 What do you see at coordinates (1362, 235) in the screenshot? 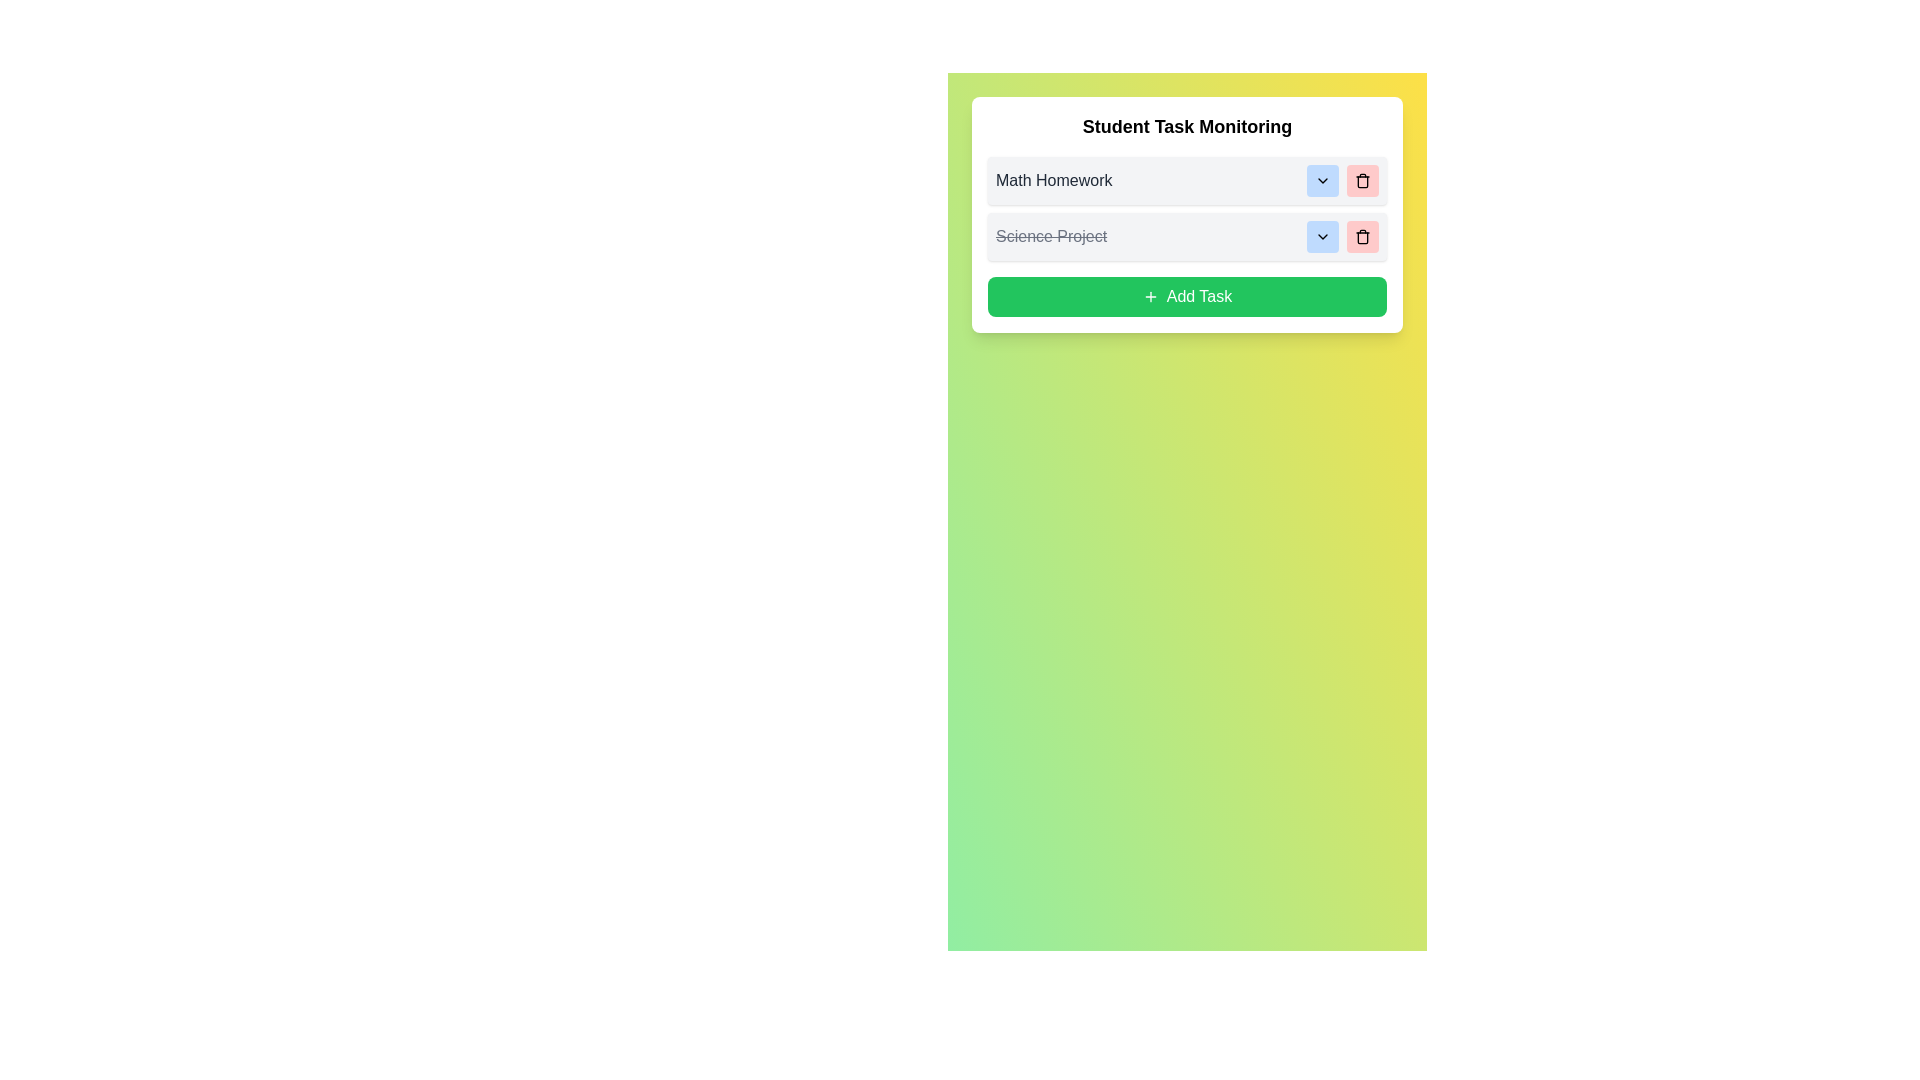
I see `the trash can icon button with a red background` at bounding box center [1362, 235].